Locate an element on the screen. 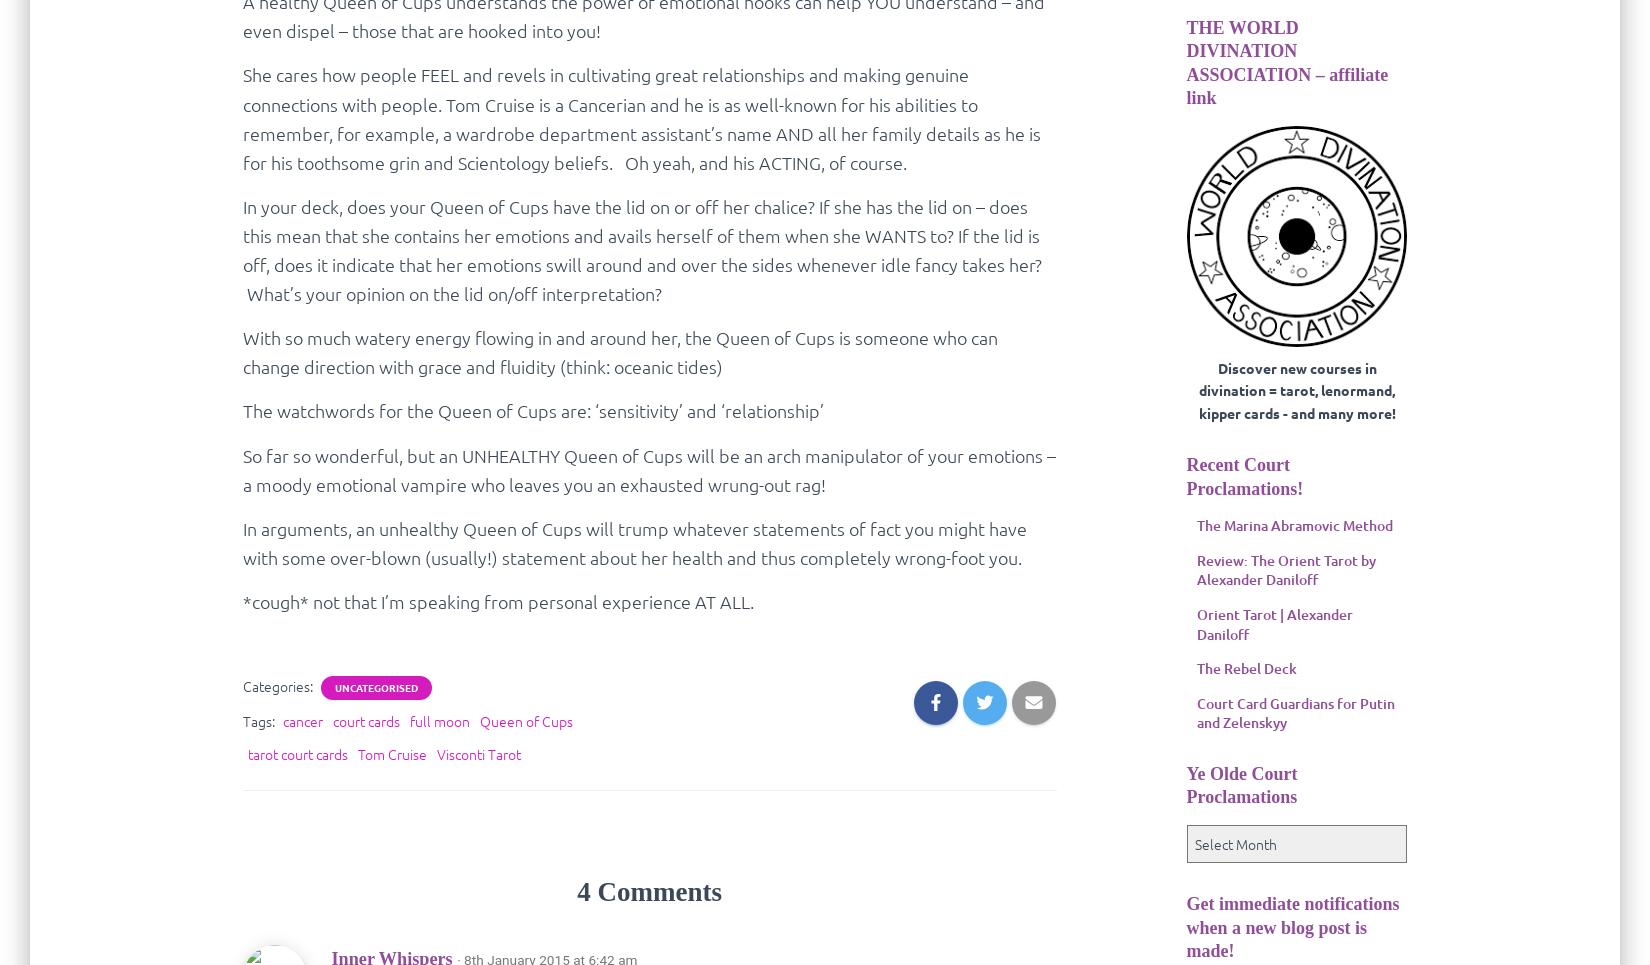  'Review: The Orient Tarot by Alexander Daniloff' is located at coordinates (1284, 569).